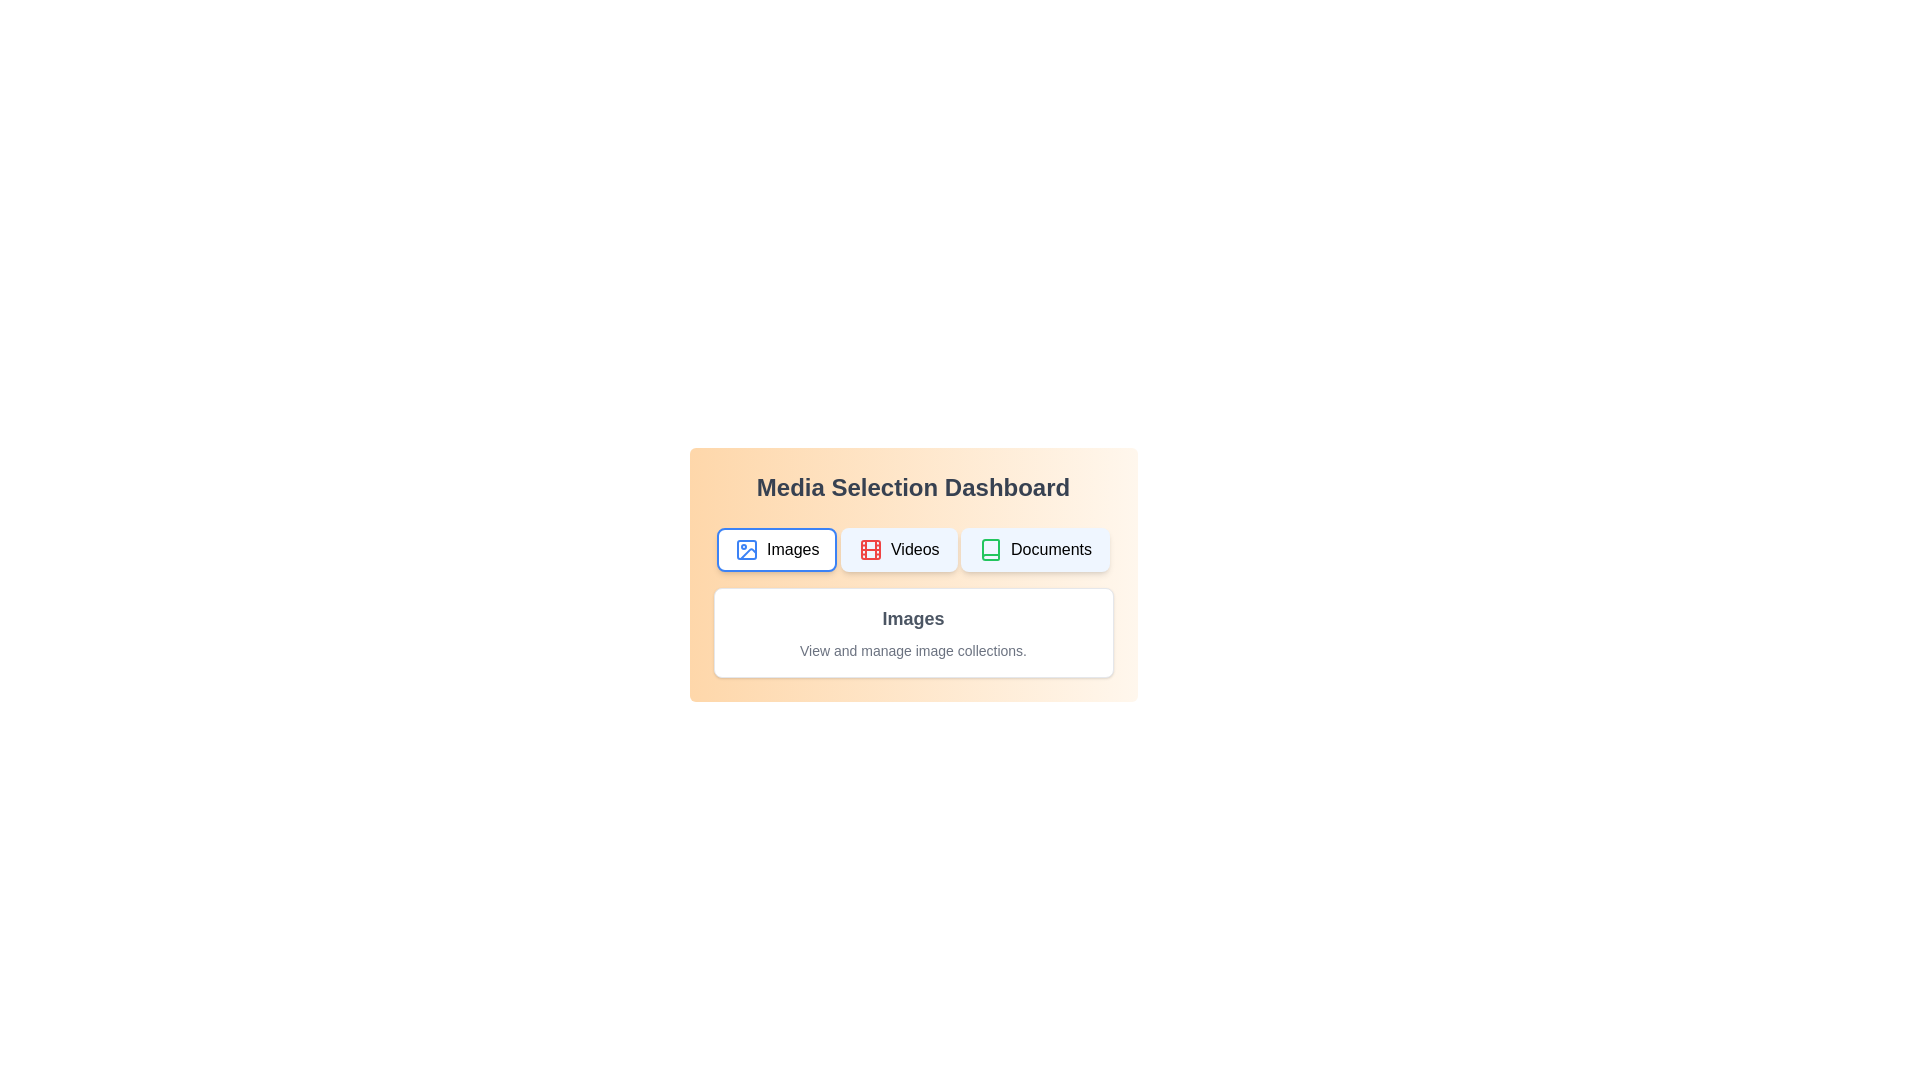  I want to click on the navigation button on the far left of the first row in the Media Selection Dashboard, so click(776, 550).